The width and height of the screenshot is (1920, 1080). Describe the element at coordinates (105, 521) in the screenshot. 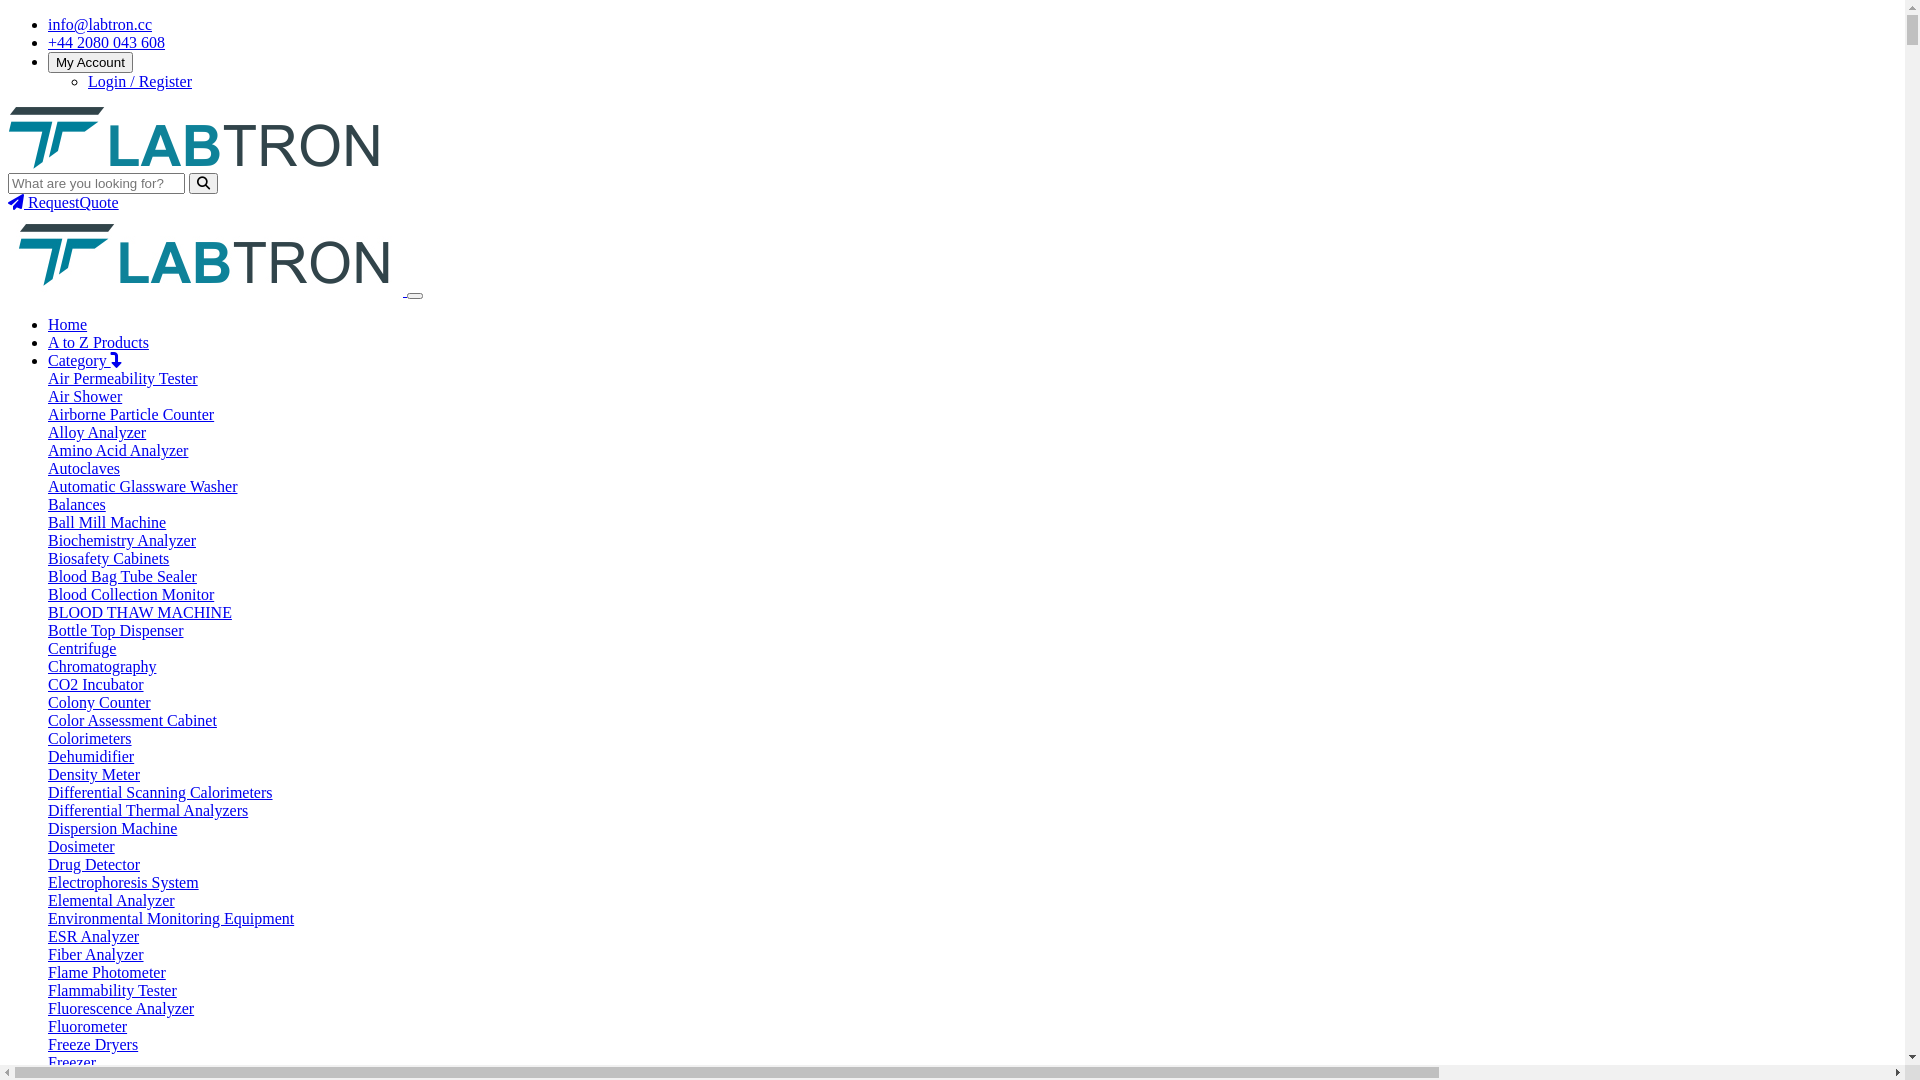

I see `'Ball Mill Machine'` at that location.